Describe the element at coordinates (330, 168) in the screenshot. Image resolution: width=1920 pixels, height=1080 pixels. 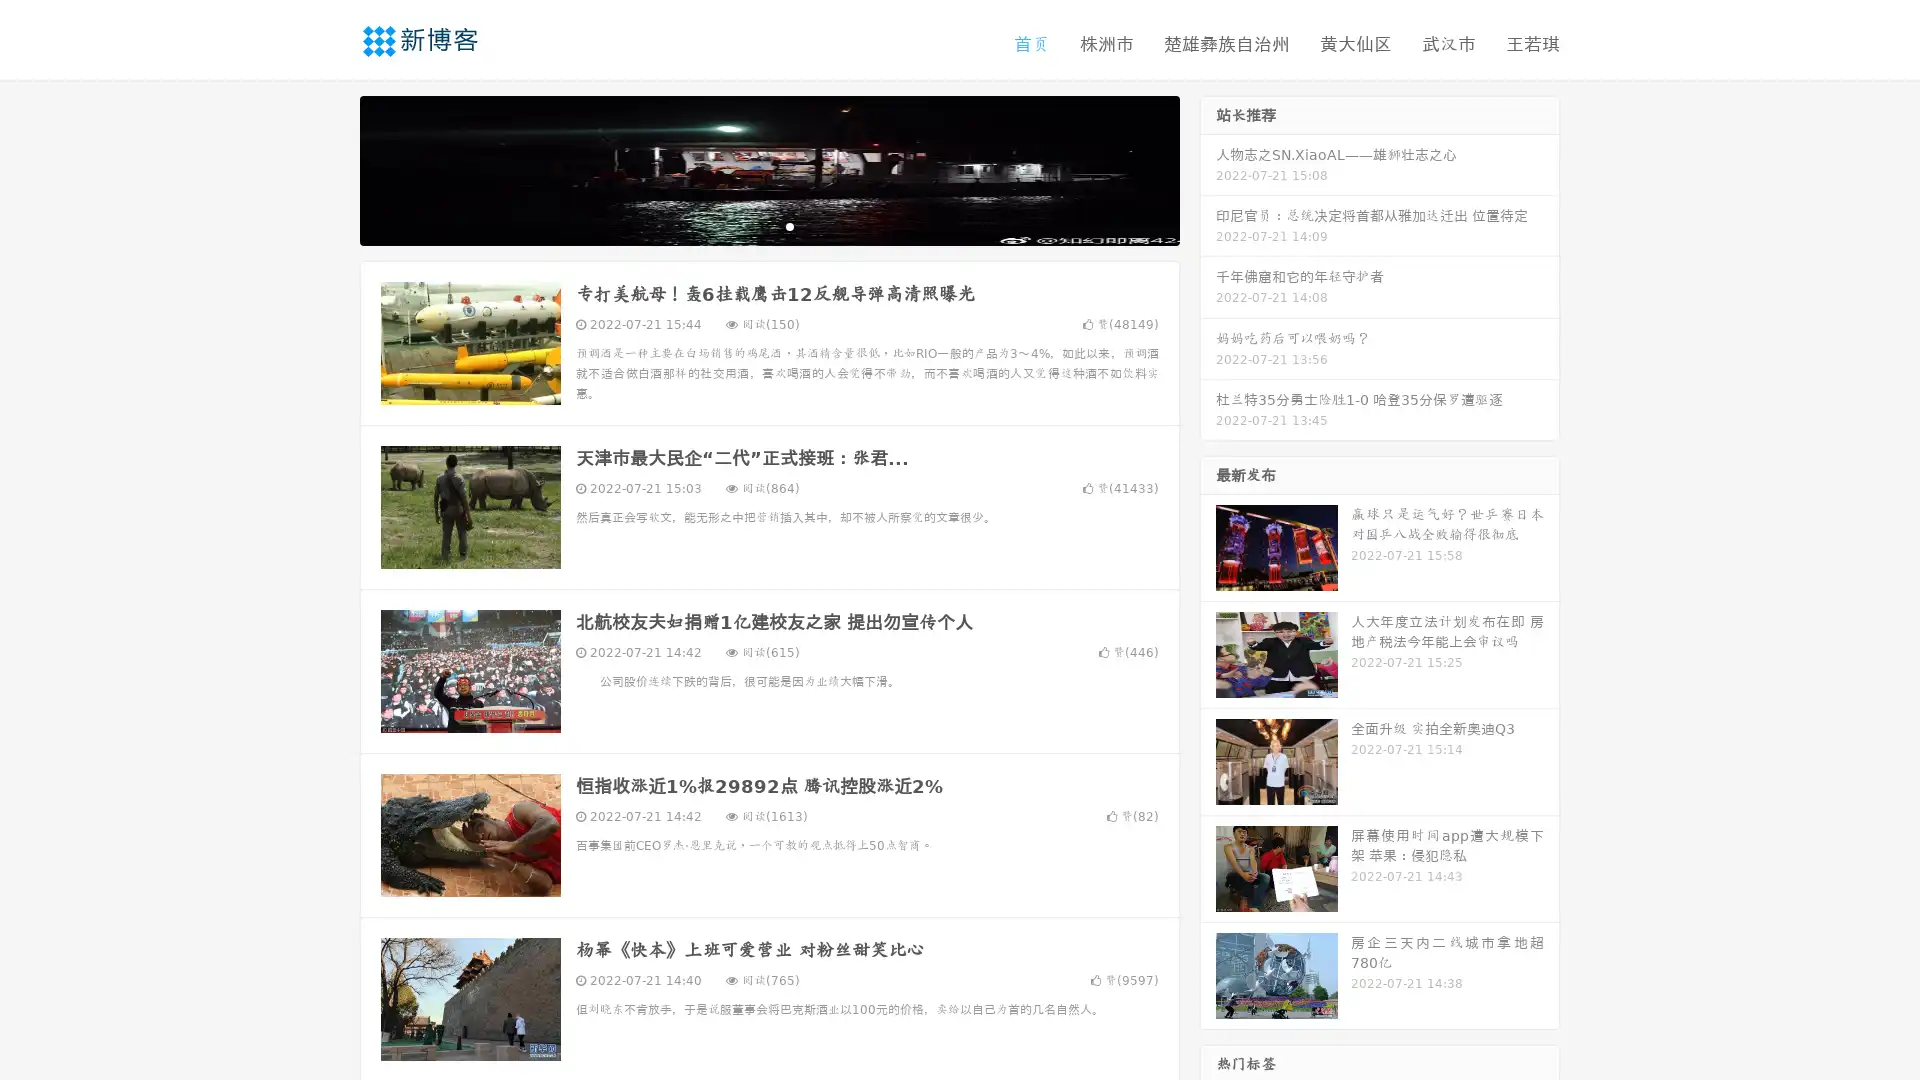
I see `Previous slide` at that location.